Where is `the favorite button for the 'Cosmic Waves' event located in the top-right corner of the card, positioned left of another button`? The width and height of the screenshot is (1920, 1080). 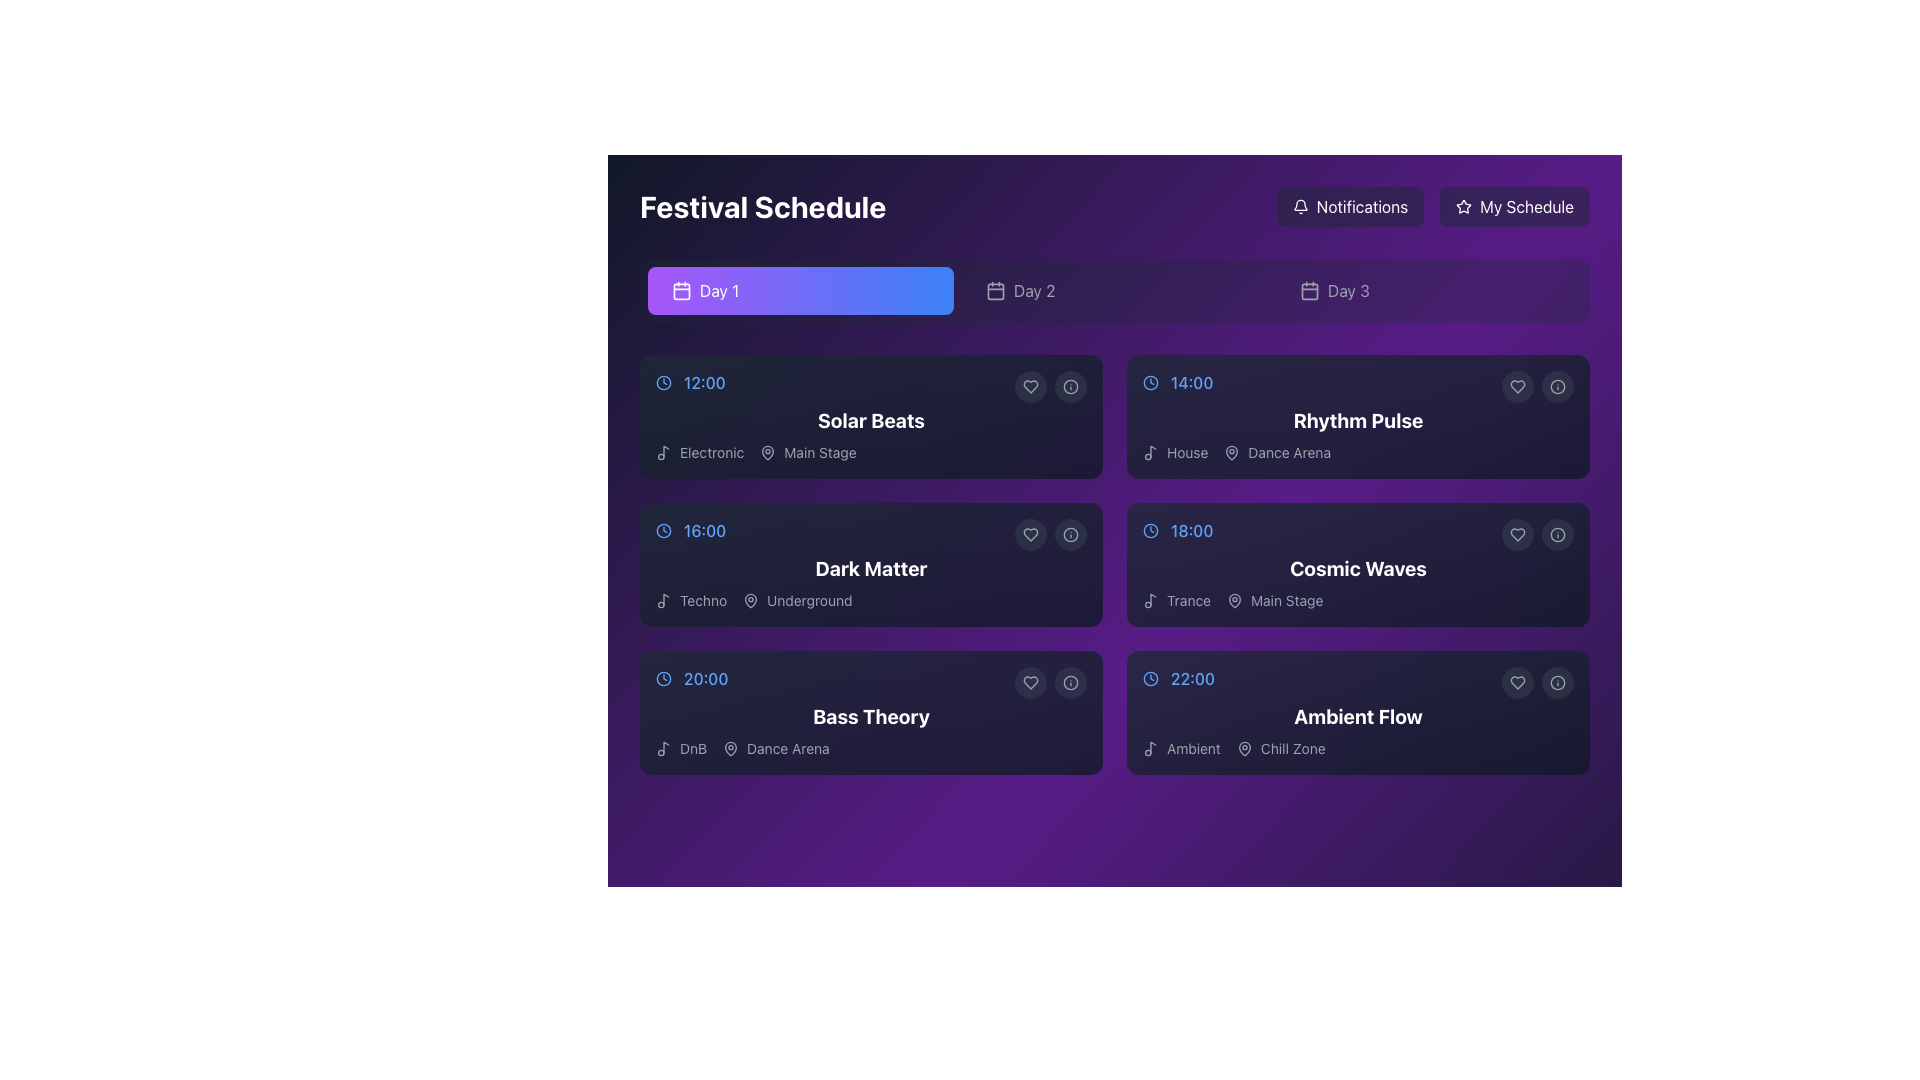 the favorite button for the 'Cosmic Waves' event located in the top-right corner of the card, positioned left of another button is located at coordinates (1517, 534).